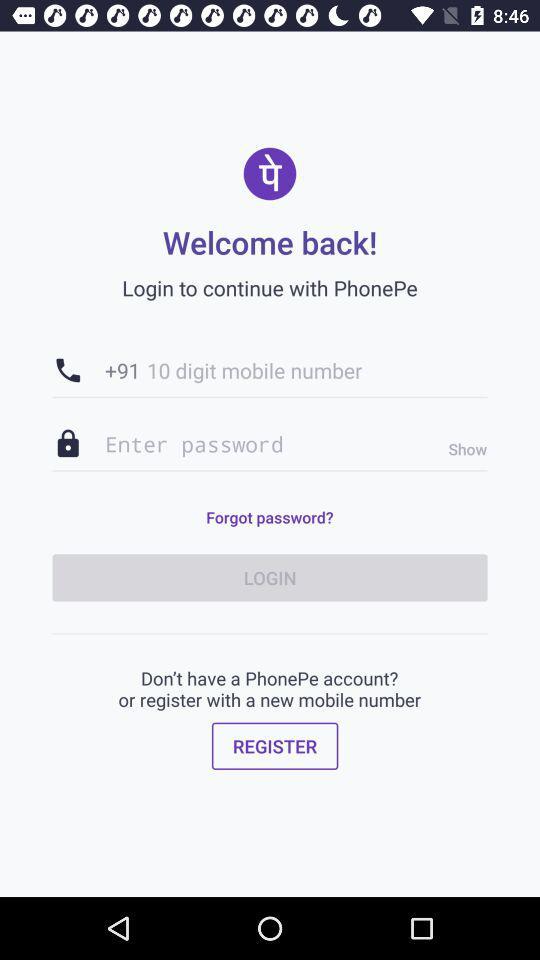 Image resolution: width=540 pixels, height=960 pixels. What do you see at coordinates (270, 444) in the screenshot?
I see `item above forgot password? icon` at bounding box center [270, 444].